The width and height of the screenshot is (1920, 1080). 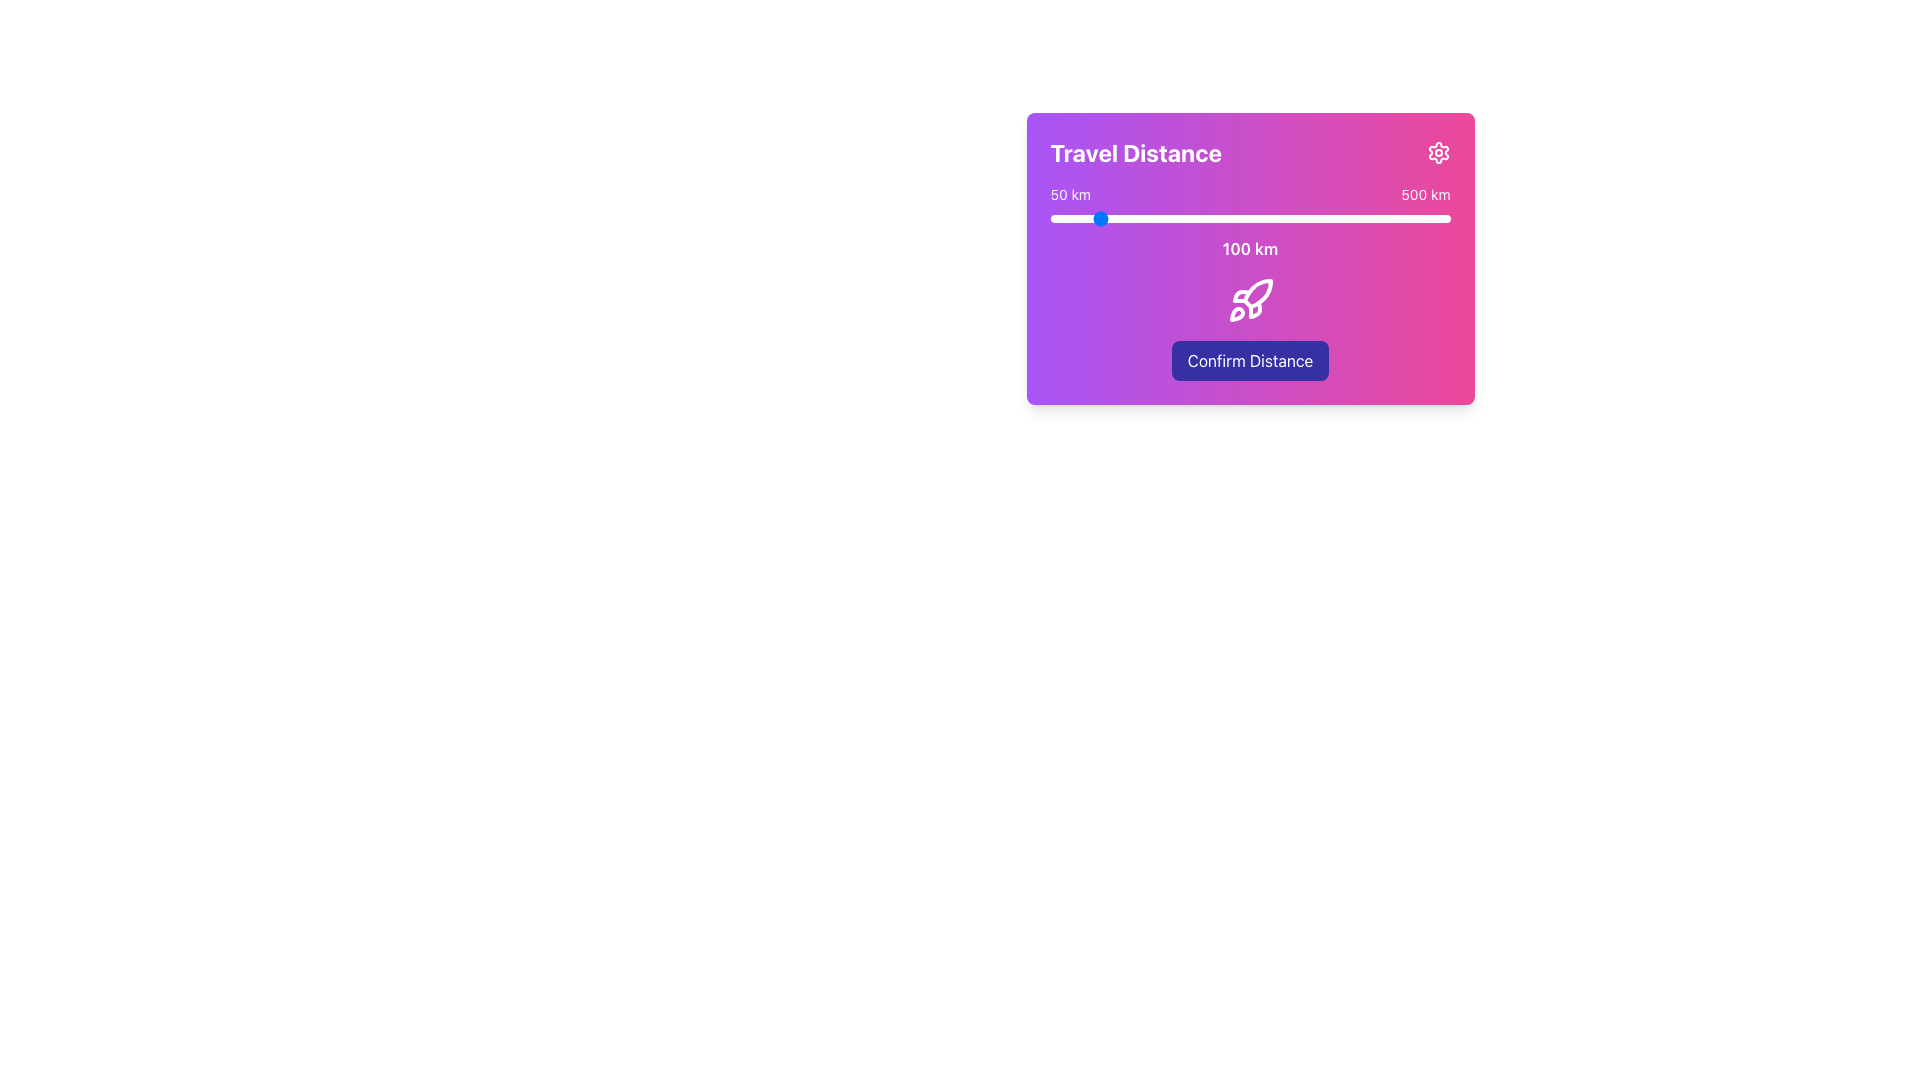 I want to click on the travel distance, so click(x=1376, y=219).